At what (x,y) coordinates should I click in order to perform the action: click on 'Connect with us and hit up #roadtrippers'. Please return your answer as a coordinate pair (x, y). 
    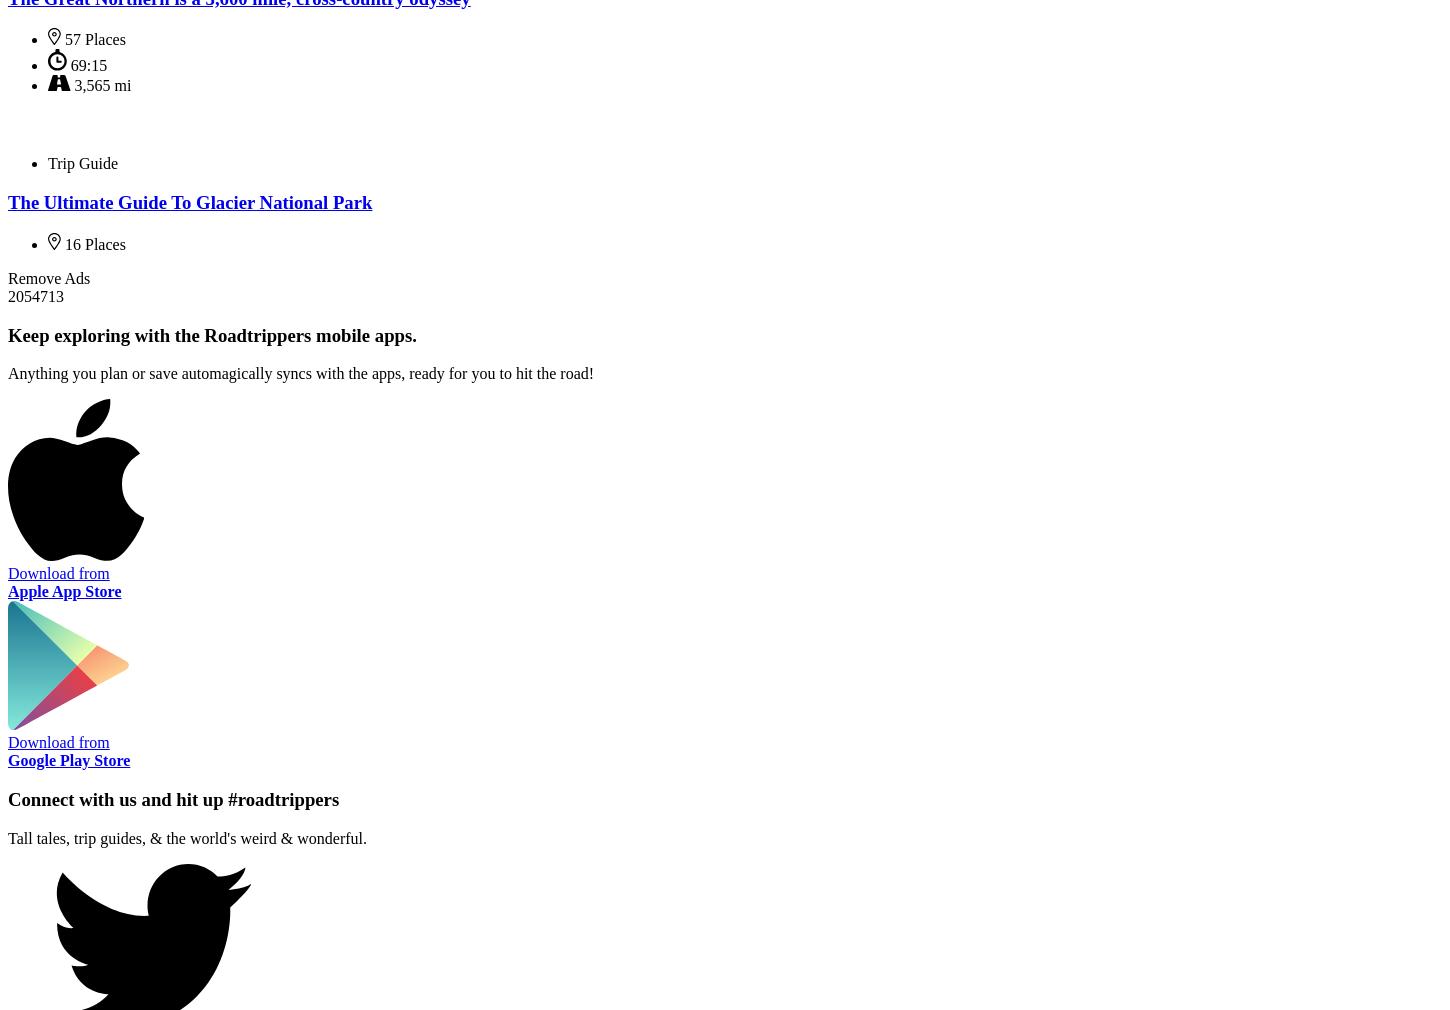
    Looking at the image, I should click on (7, 799).